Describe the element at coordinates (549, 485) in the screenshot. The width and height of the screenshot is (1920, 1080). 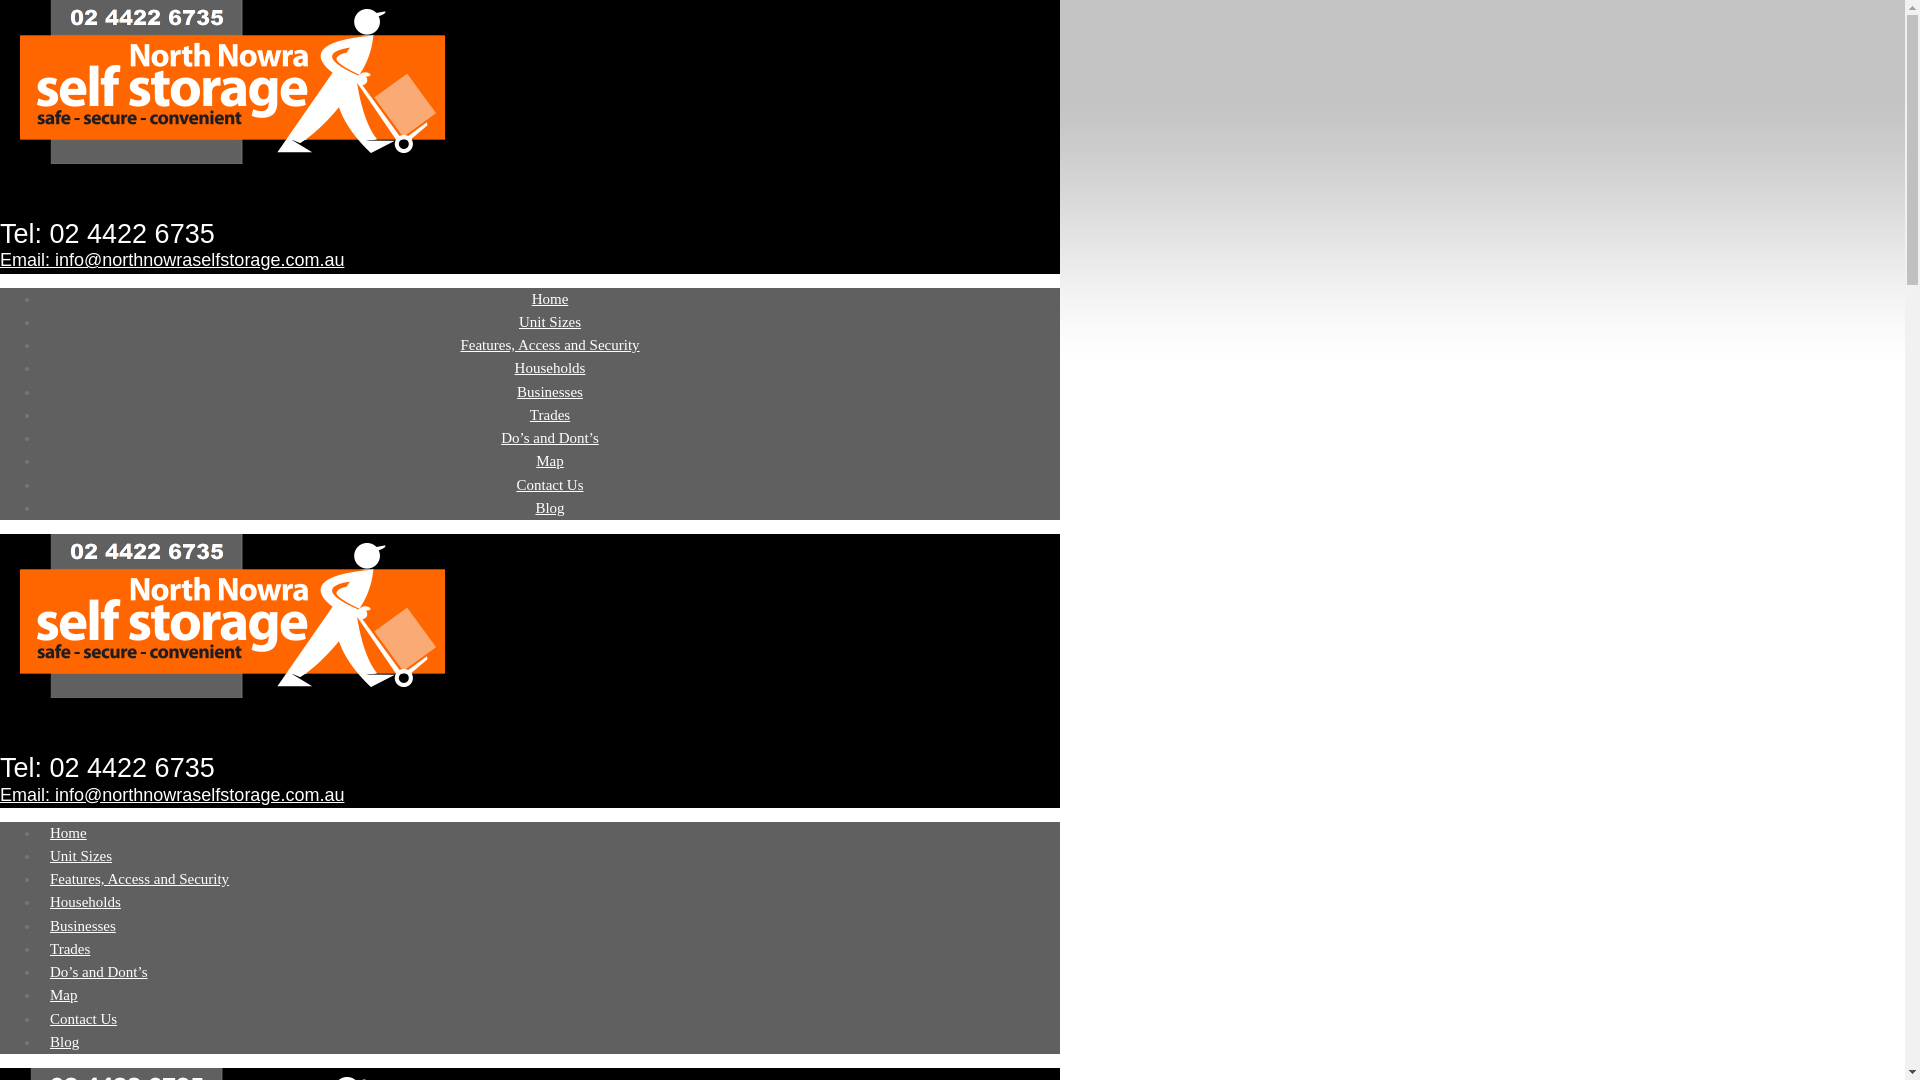
I see `'Contact Us'` at that location.